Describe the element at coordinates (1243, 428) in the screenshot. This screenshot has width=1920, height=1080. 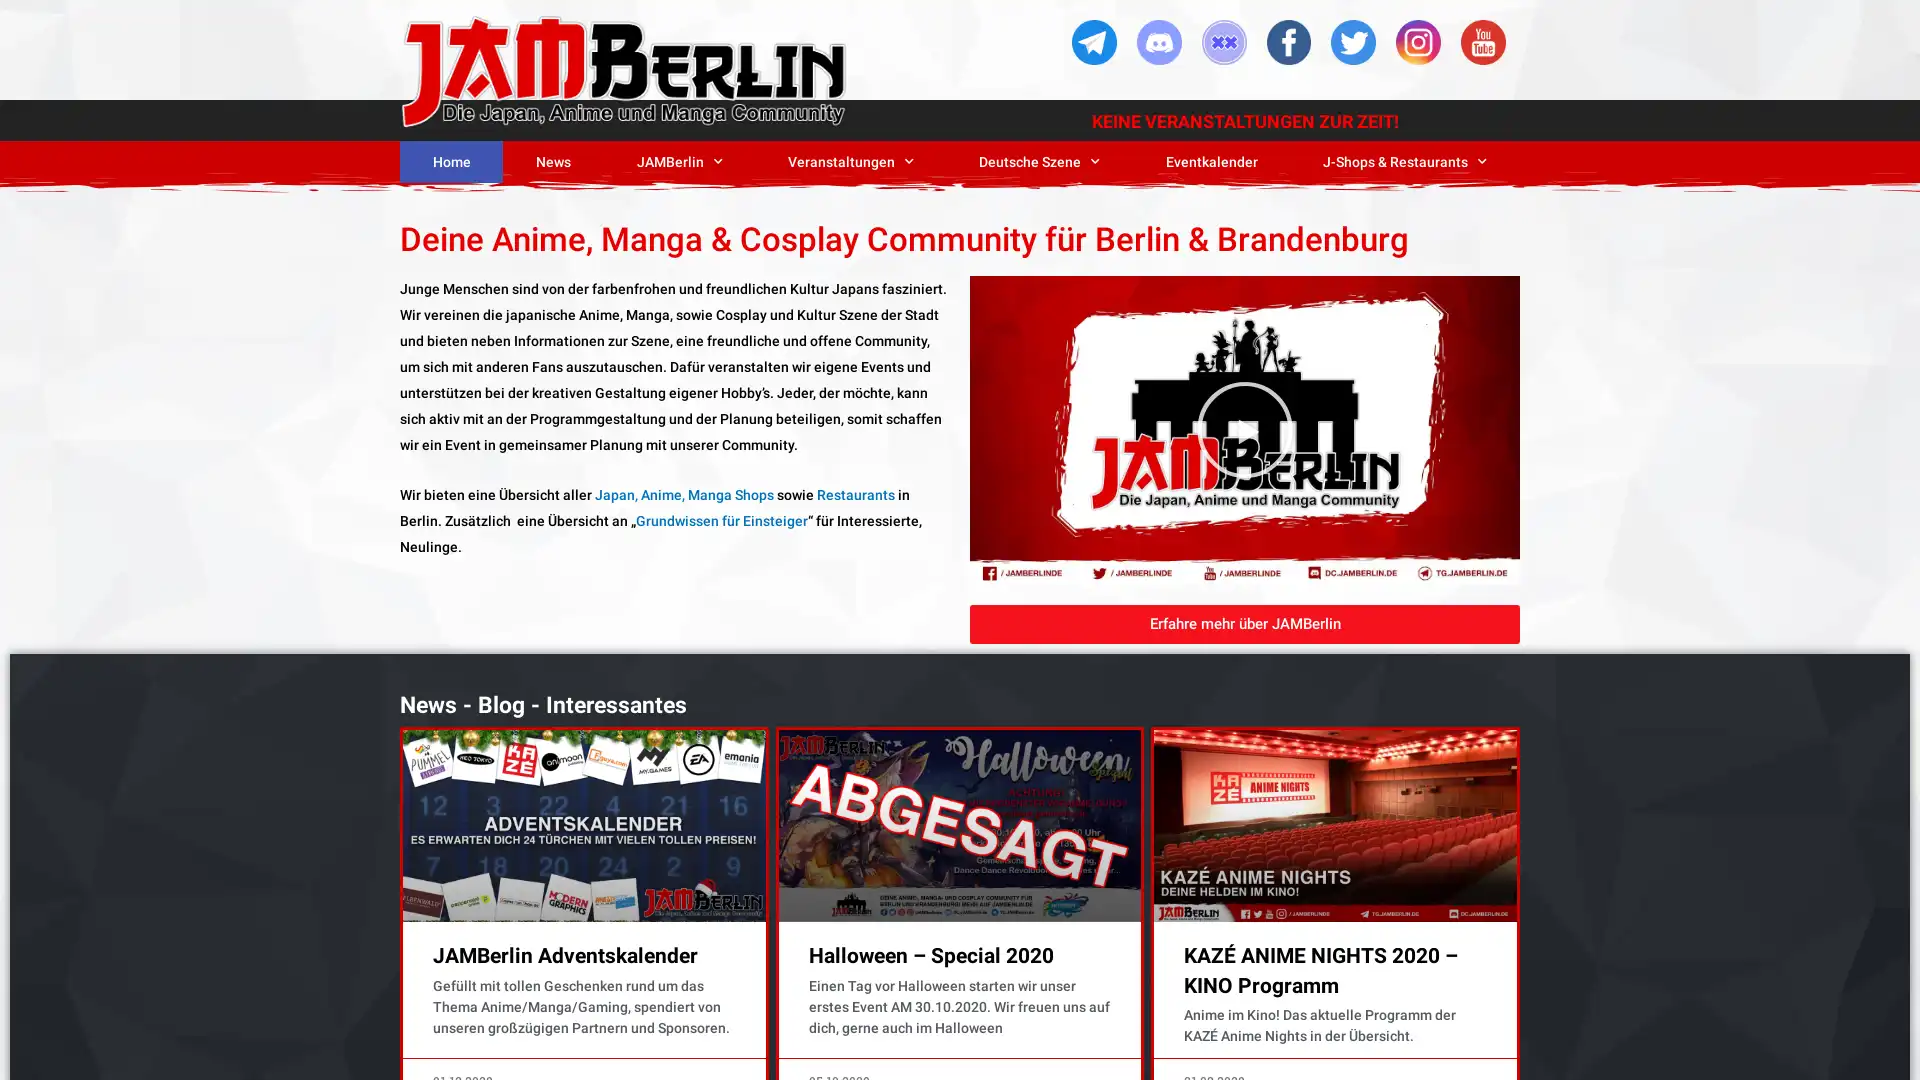
I see `Video abspielen` at that location.